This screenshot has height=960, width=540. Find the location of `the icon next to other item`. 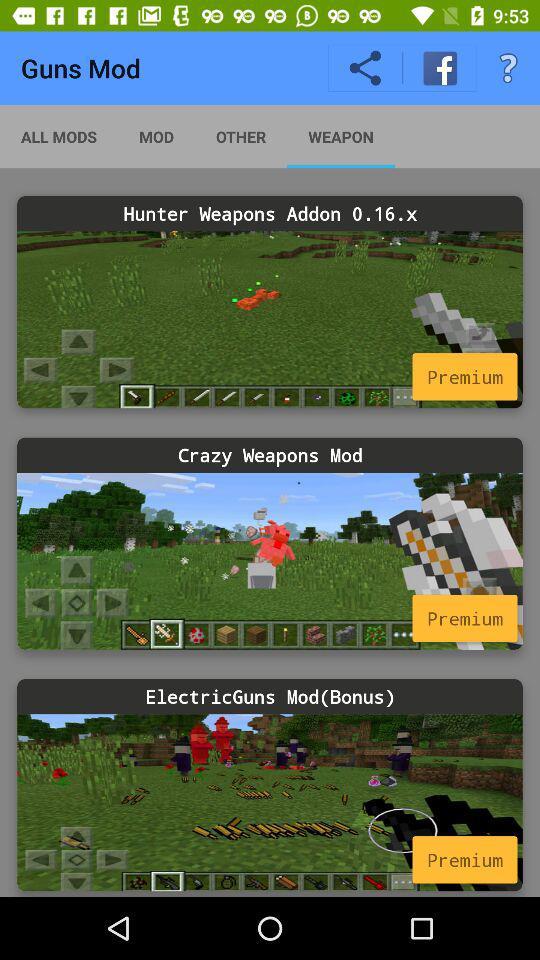

the icon next to other item is located at coordinates (340, 135).